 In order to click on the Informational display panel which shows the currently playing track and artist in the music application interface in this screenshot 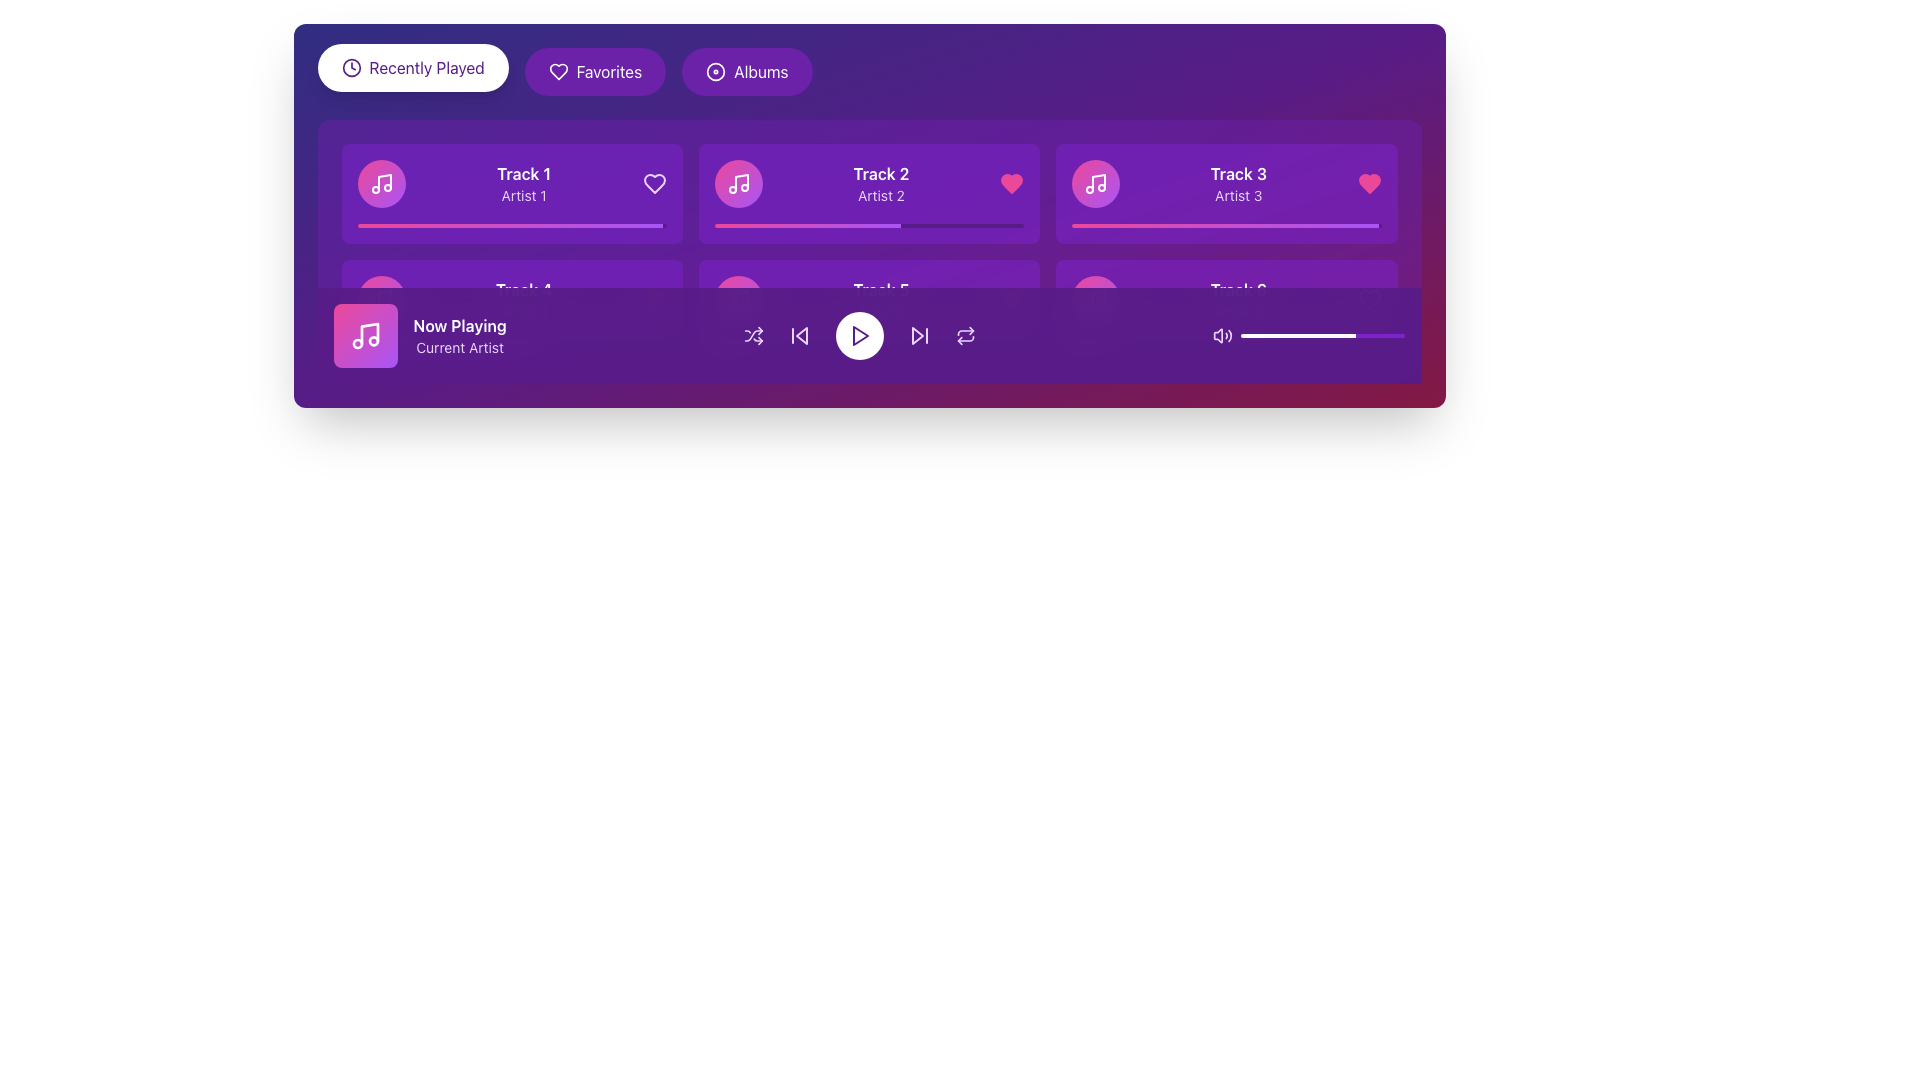, I will do `click(419, 334)`.